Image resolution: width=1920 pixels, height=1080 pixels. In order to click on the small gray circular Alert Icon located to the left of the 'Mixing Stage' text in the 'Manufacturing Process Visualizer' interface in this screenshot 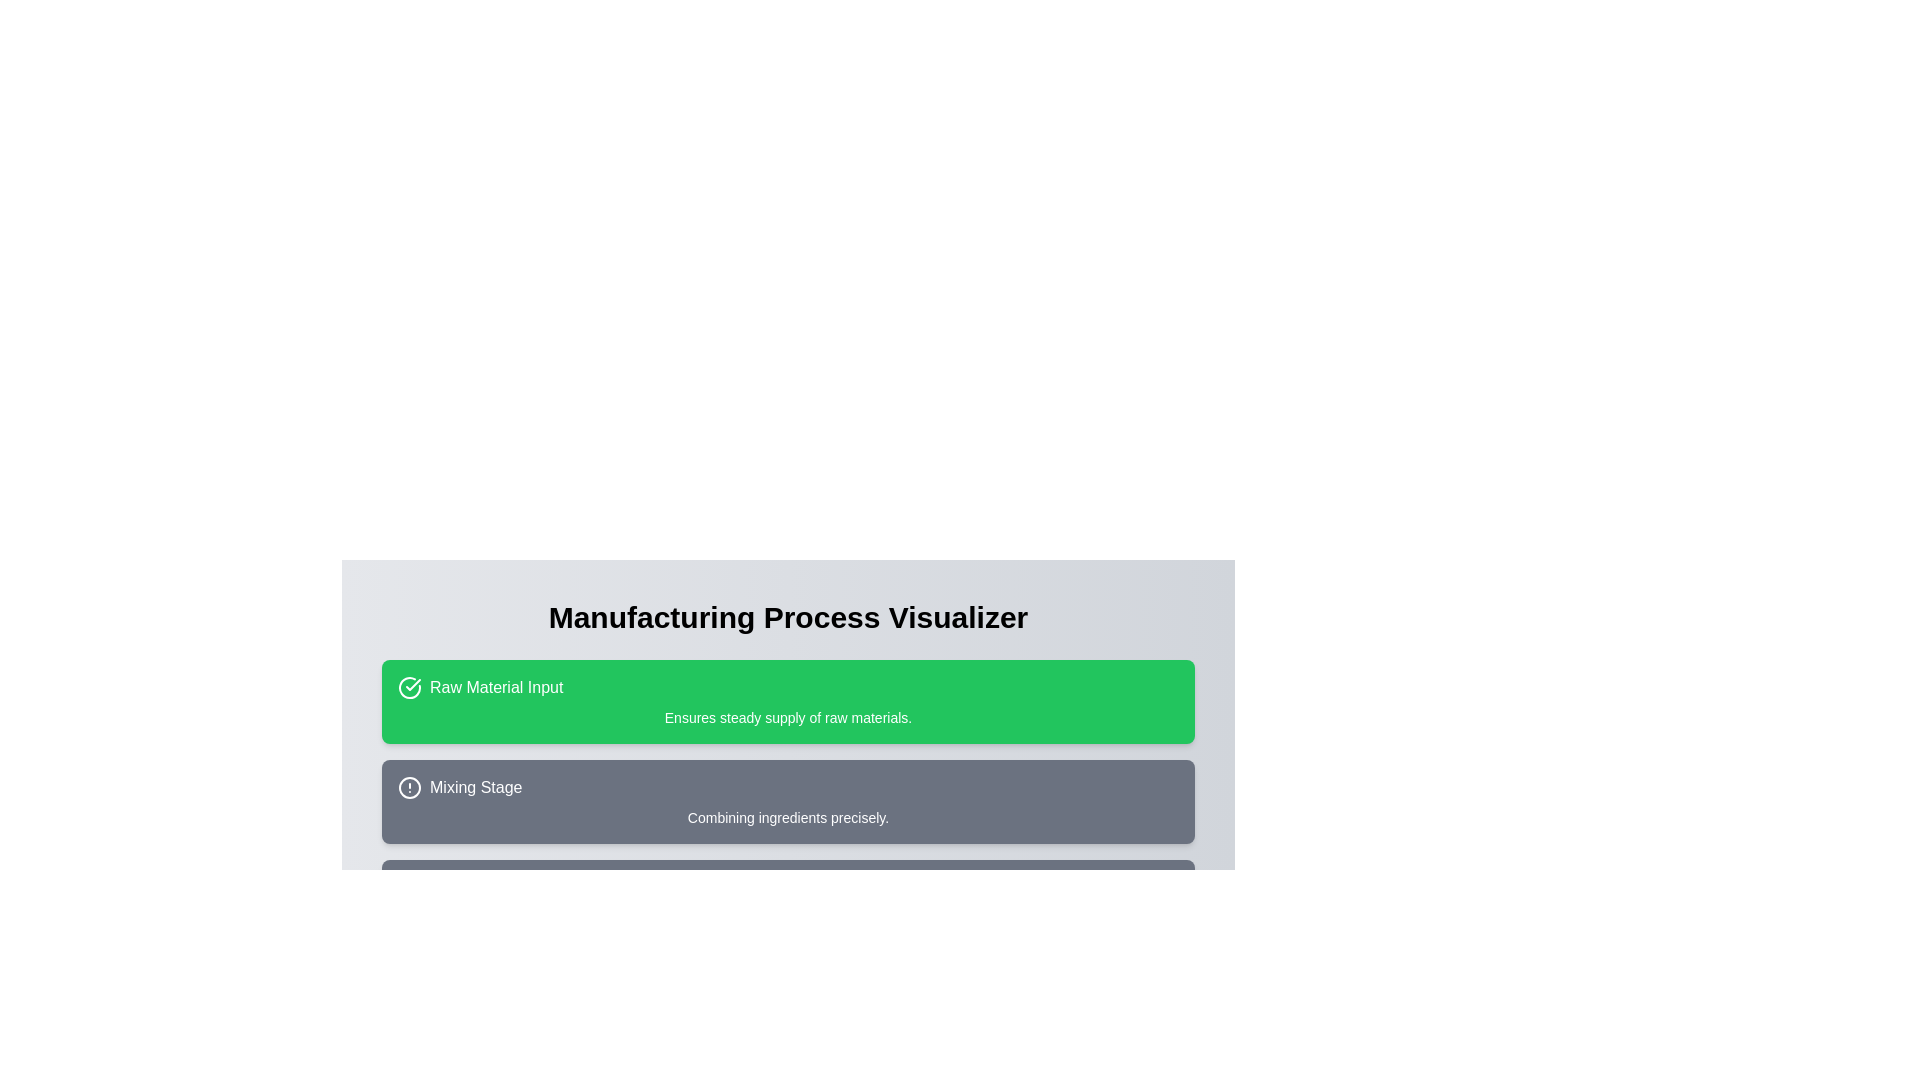, I will do `click(408, 786)`.